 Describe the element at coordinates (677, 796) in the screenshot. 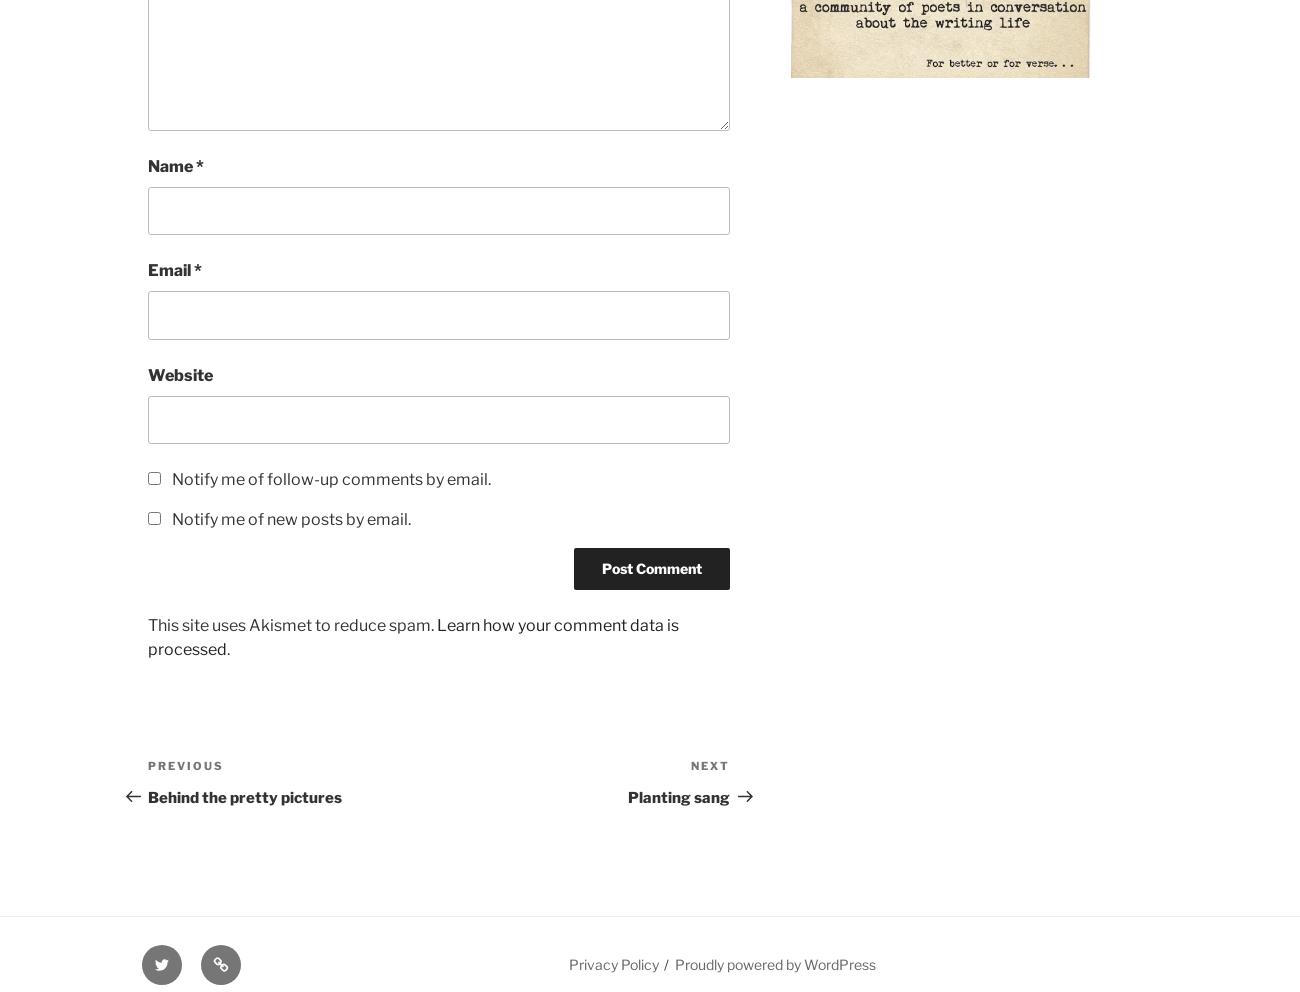

I see `'Planting sang'` at that location.